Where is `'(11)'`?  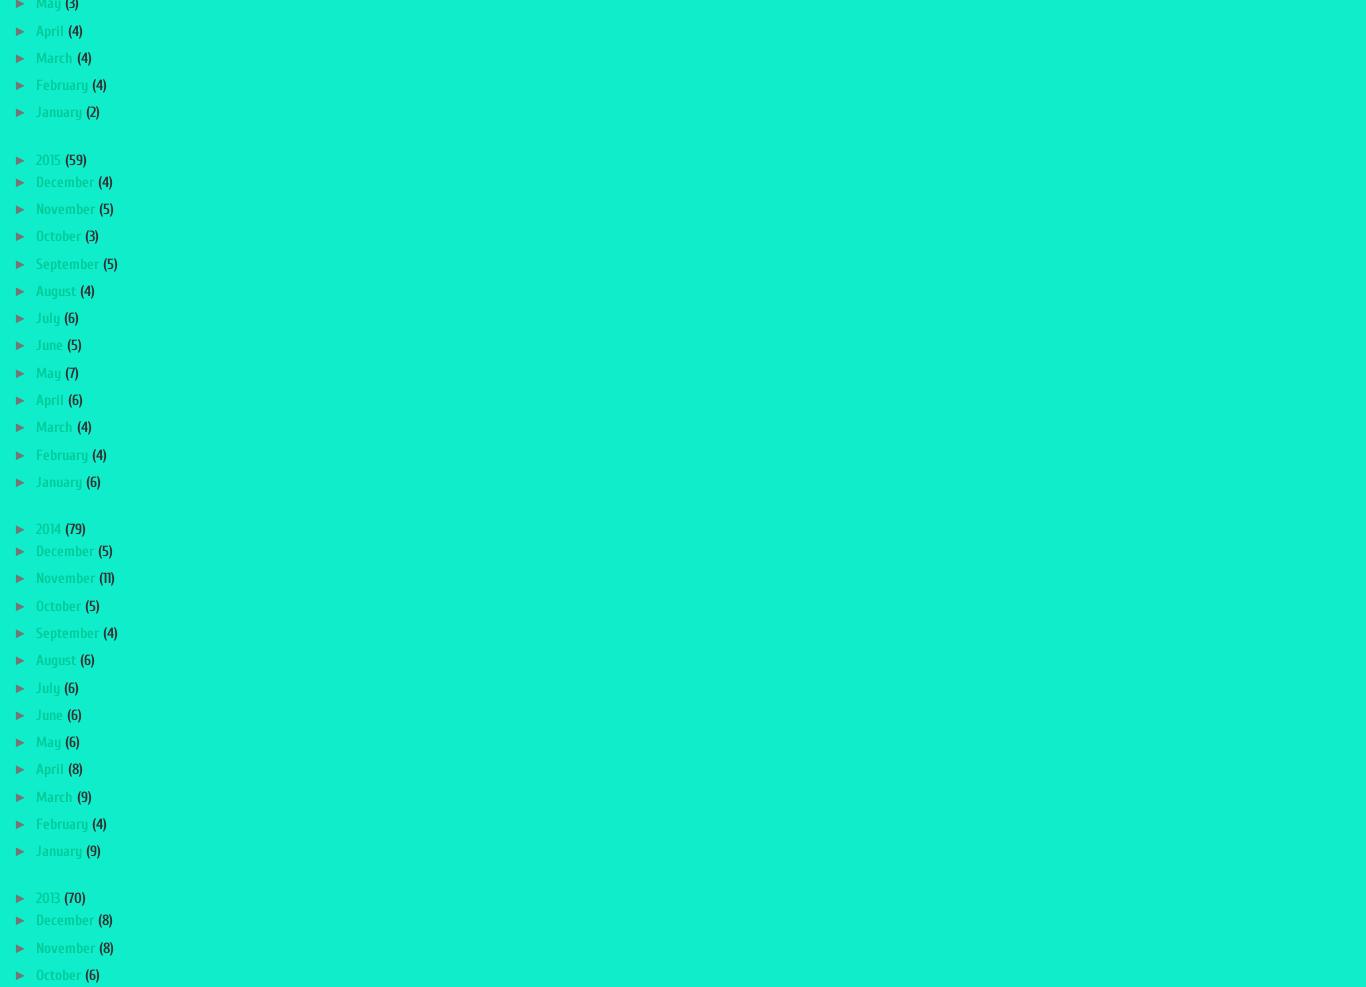 '(11)' is located at coordinates (97, 577).